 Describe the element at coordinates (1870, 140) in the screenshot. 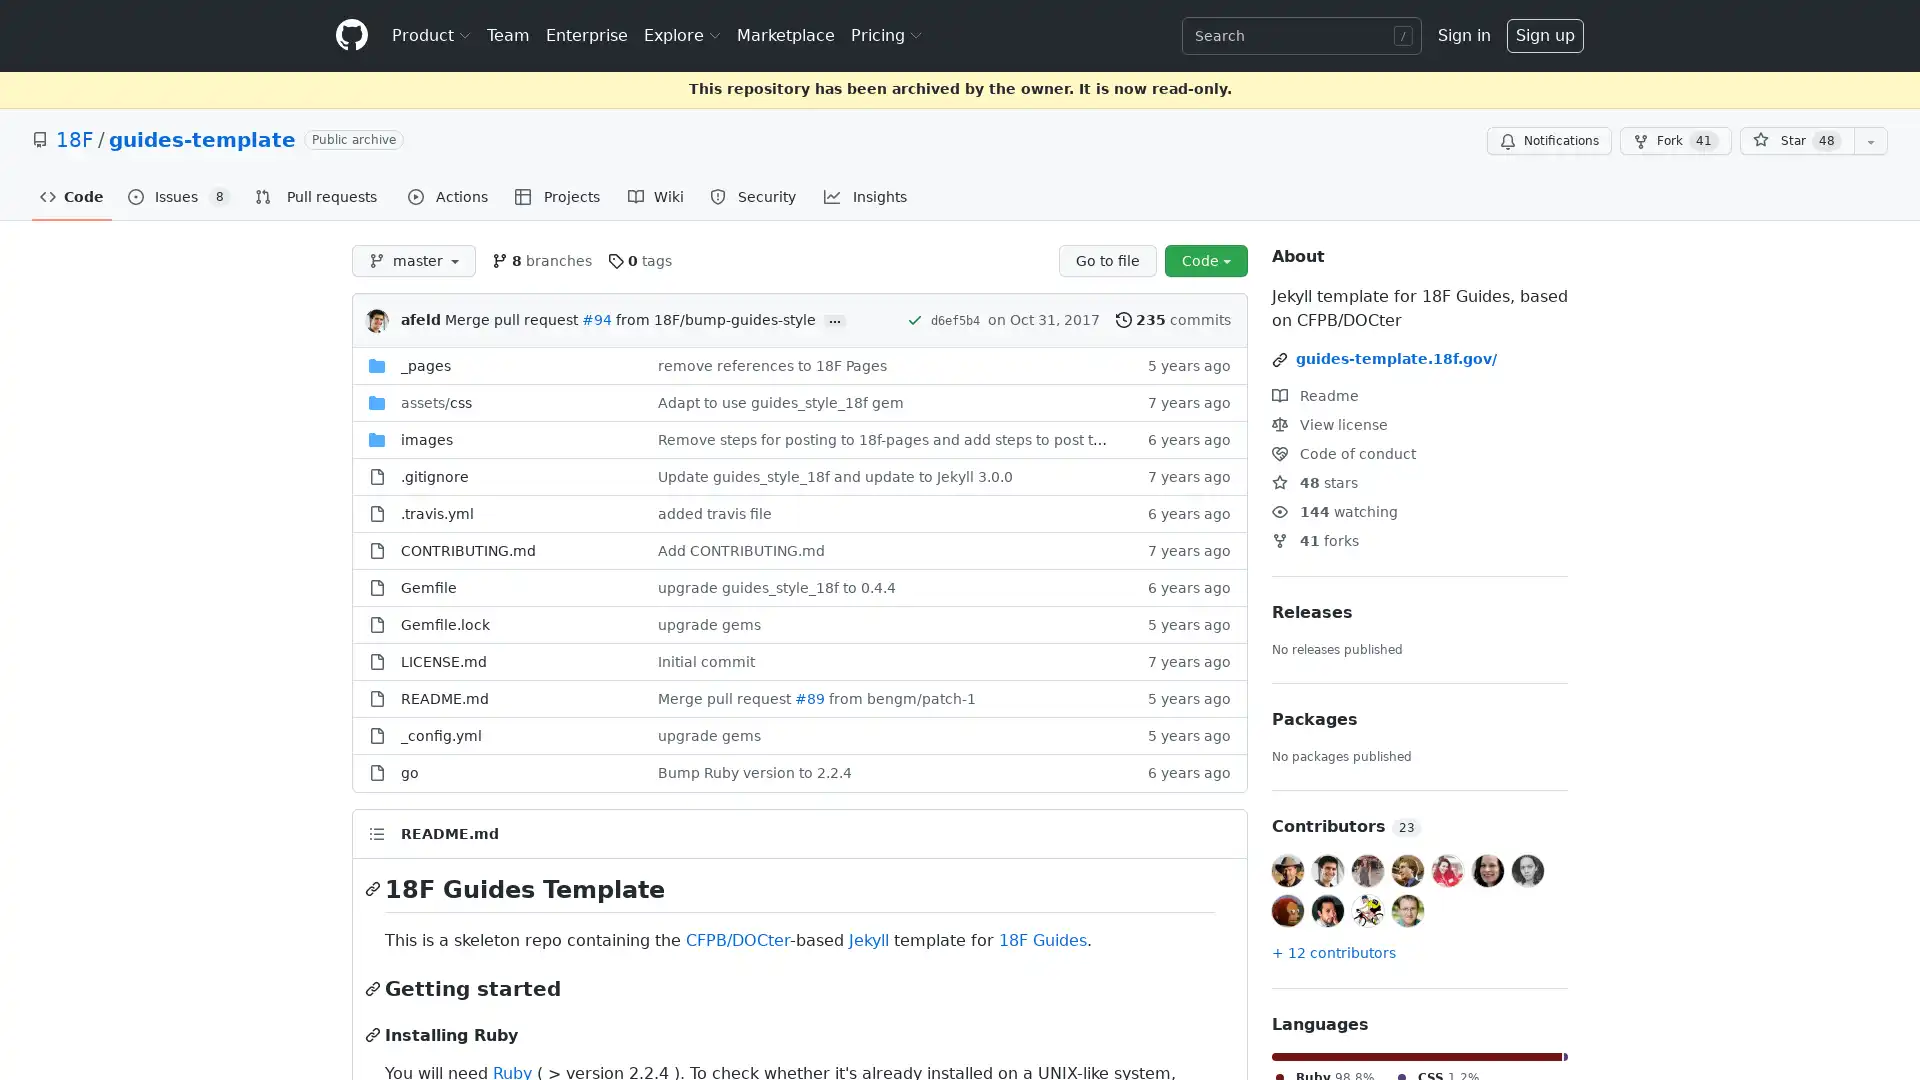

I see `You must be signed in to add this repository to a list` at that location.